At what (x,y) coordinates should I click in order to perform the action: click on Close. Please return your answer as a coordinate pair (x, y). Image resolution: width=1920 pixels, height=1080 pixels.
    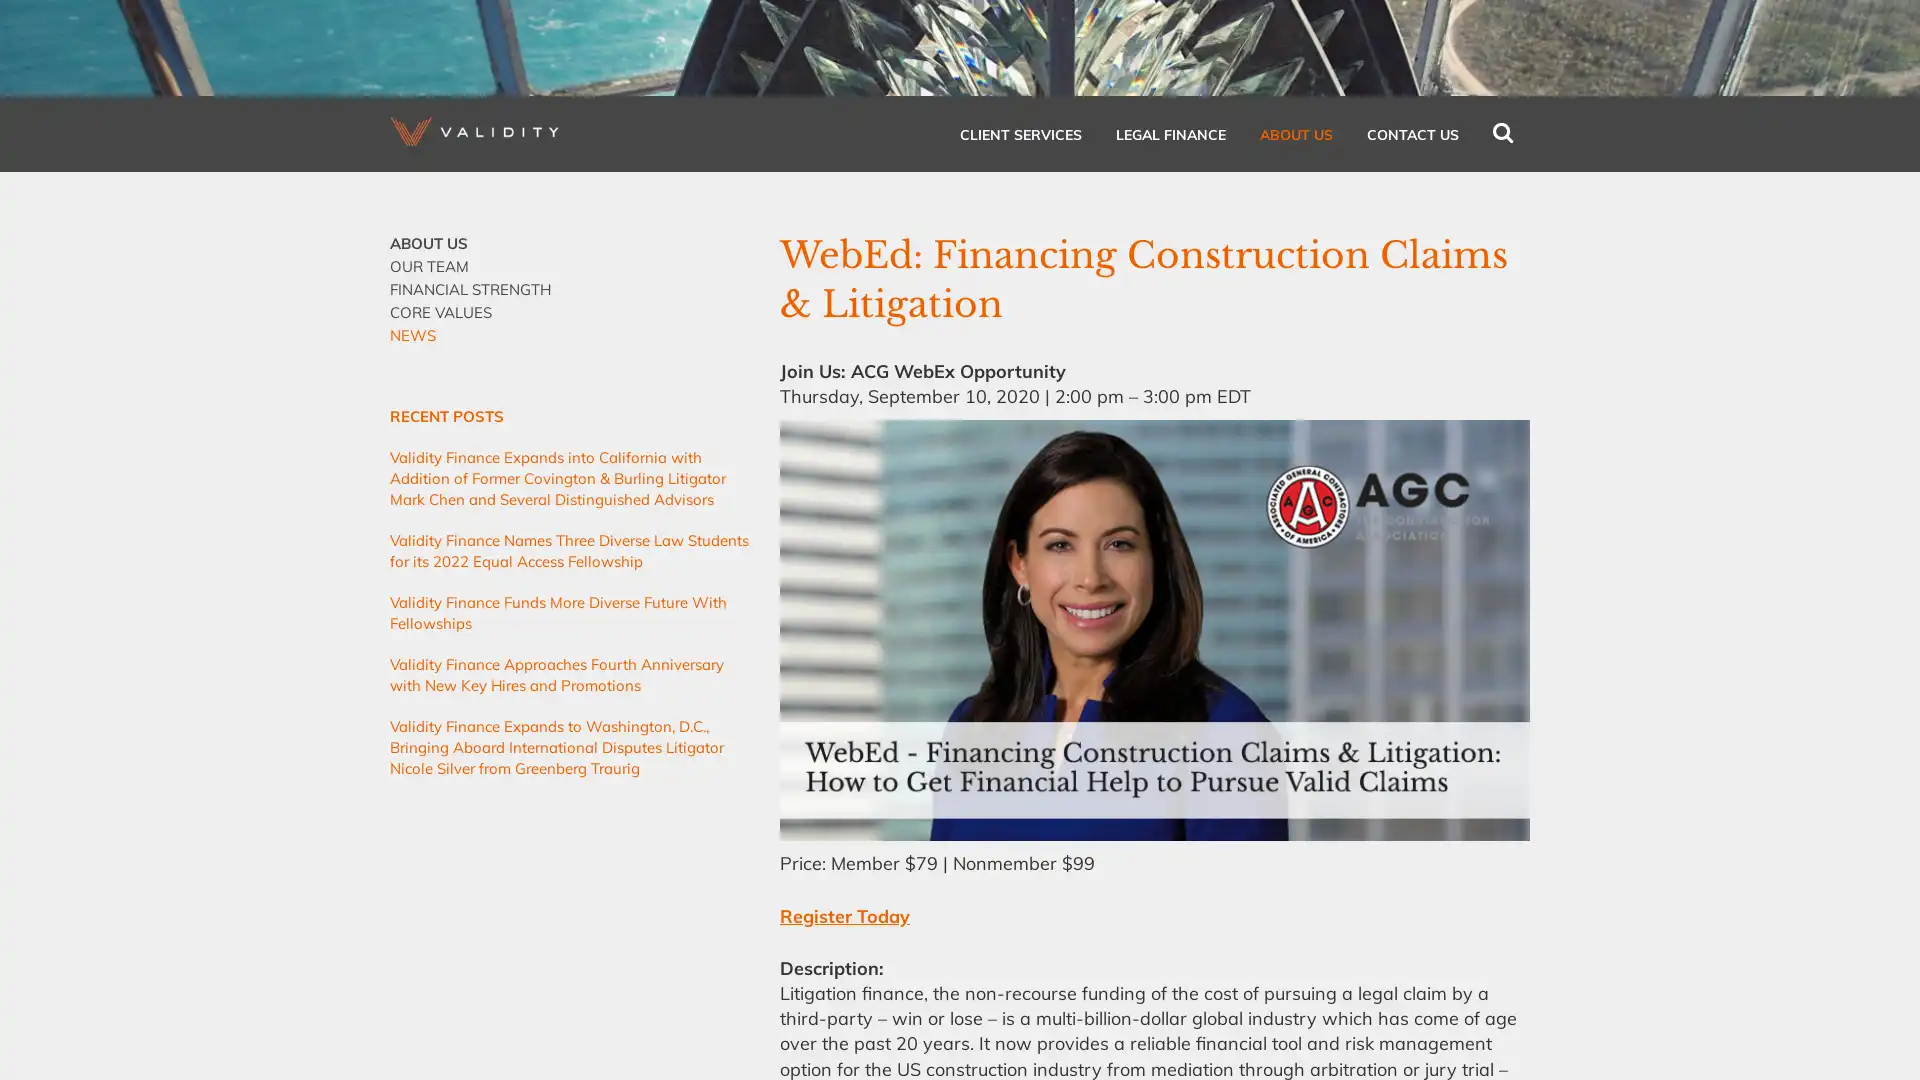
    Looking at the image, I should click on (1218, 219).